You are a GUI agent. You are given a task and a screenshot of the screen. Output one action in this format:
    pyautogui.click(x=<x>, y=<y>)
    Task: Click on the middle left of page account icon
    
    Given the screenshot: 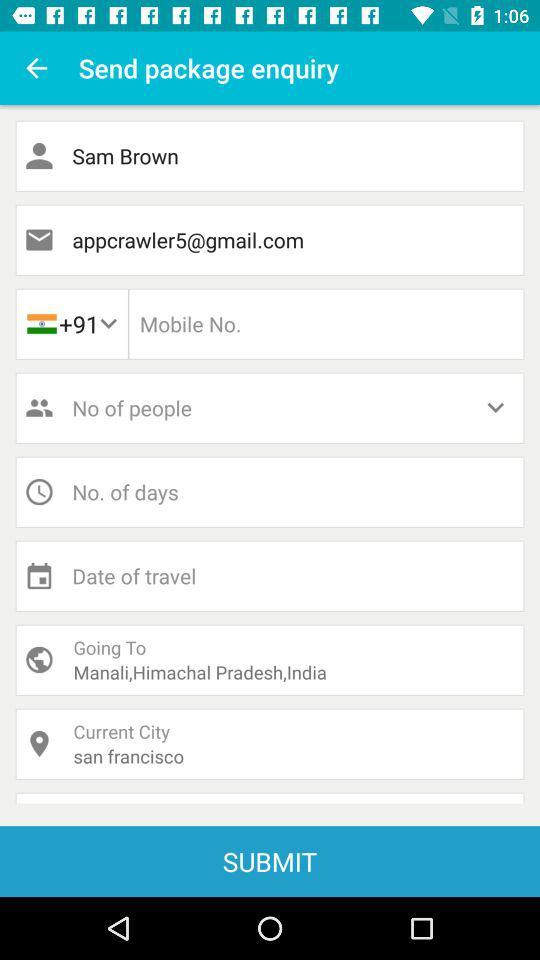 What is the action you would take?
    pyautogui.click(x=33, y=407)
    